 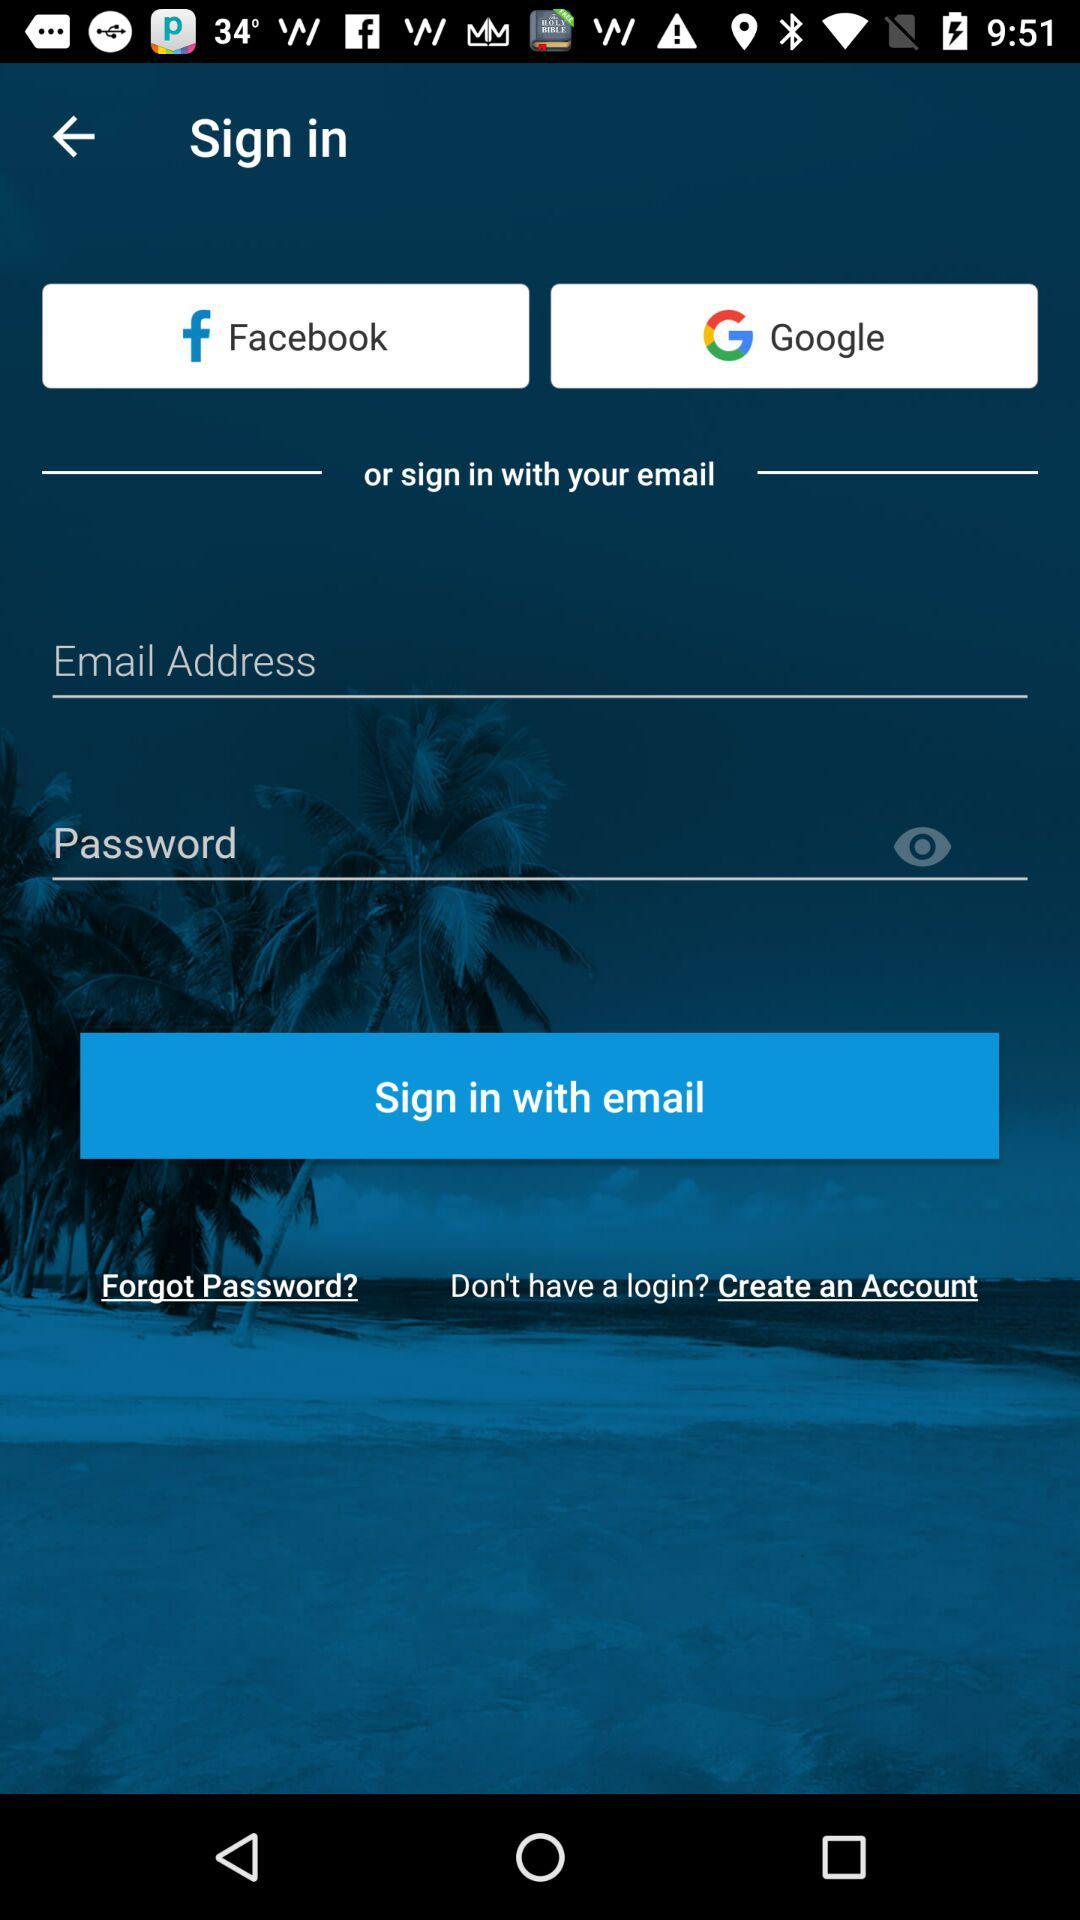 I want to click on the forgot password? item, so click(x=228, y=1284).